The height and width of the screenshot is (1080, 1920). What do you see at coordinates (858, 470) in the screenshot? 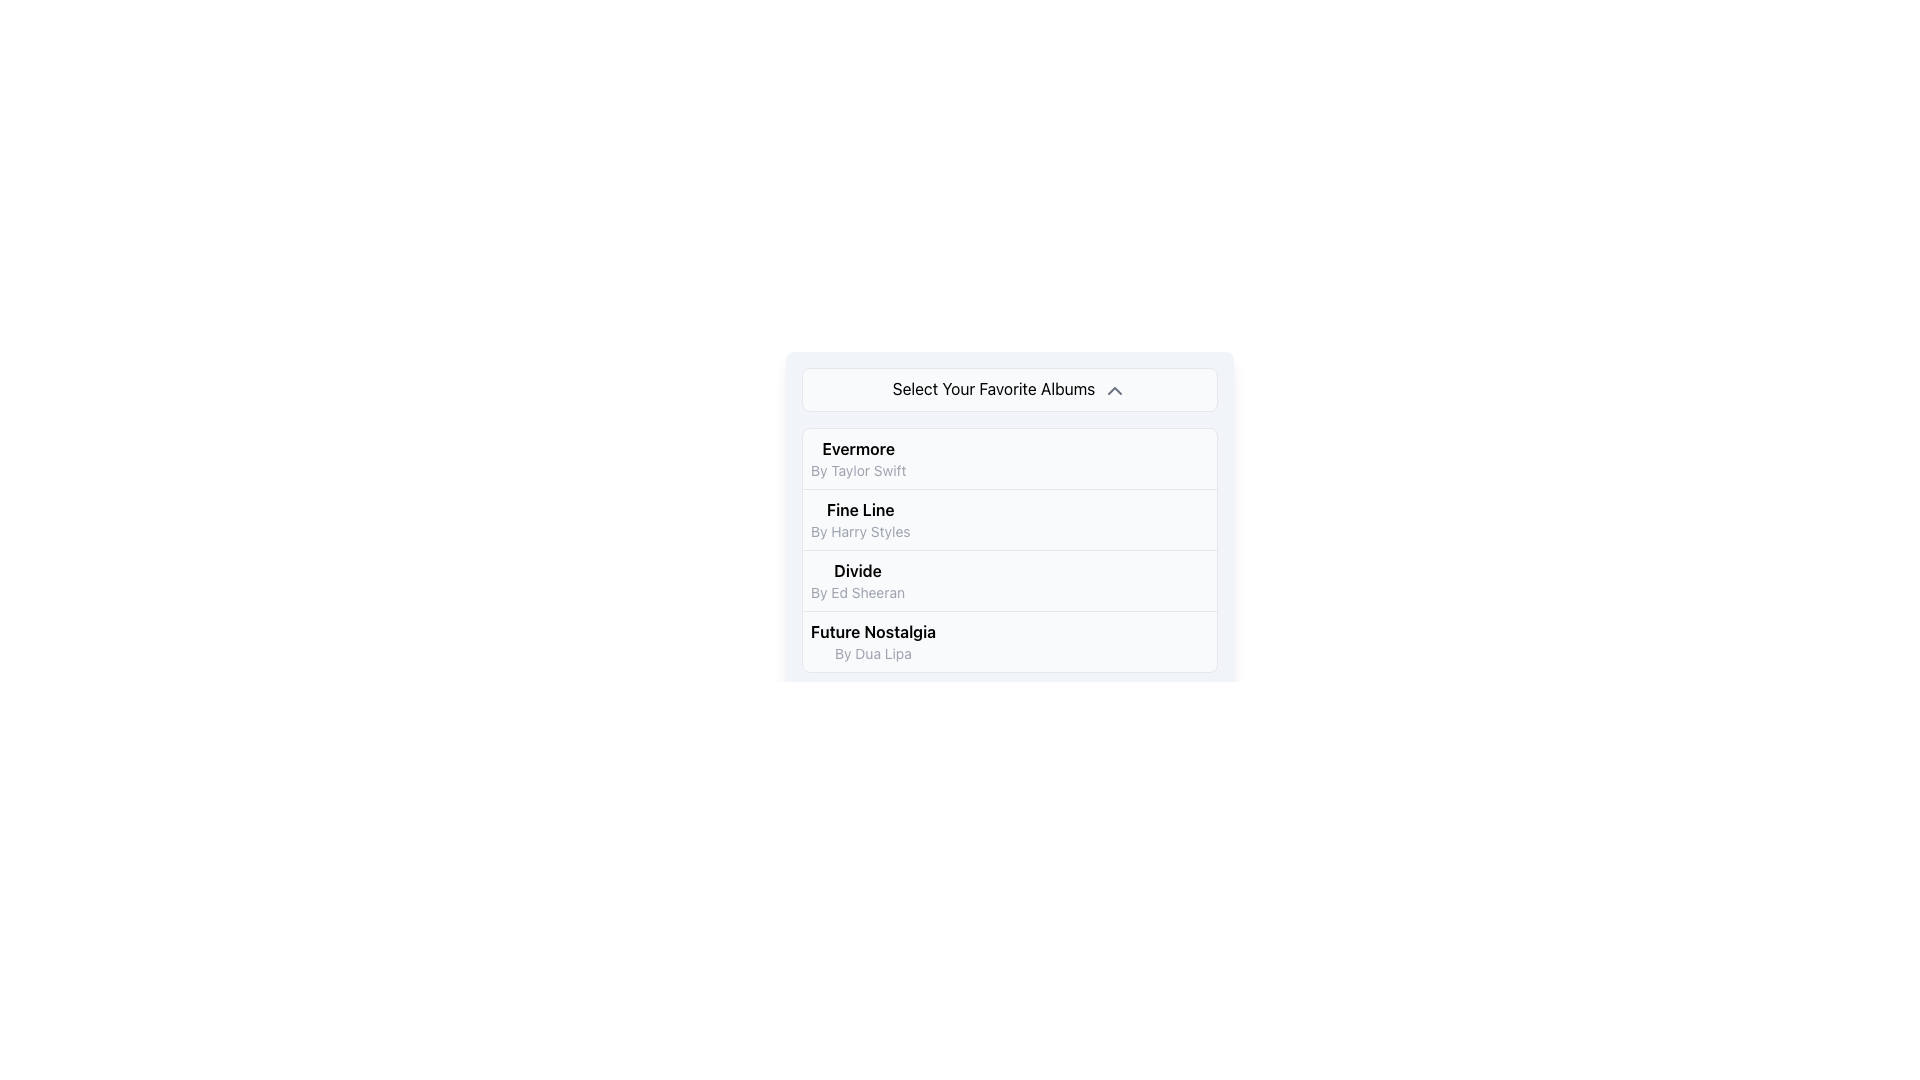
I see `the text label displaying the artist responsible for the album 'Evermore', located immediately below the album title in the vertical list` at bounding box center [858, 470].